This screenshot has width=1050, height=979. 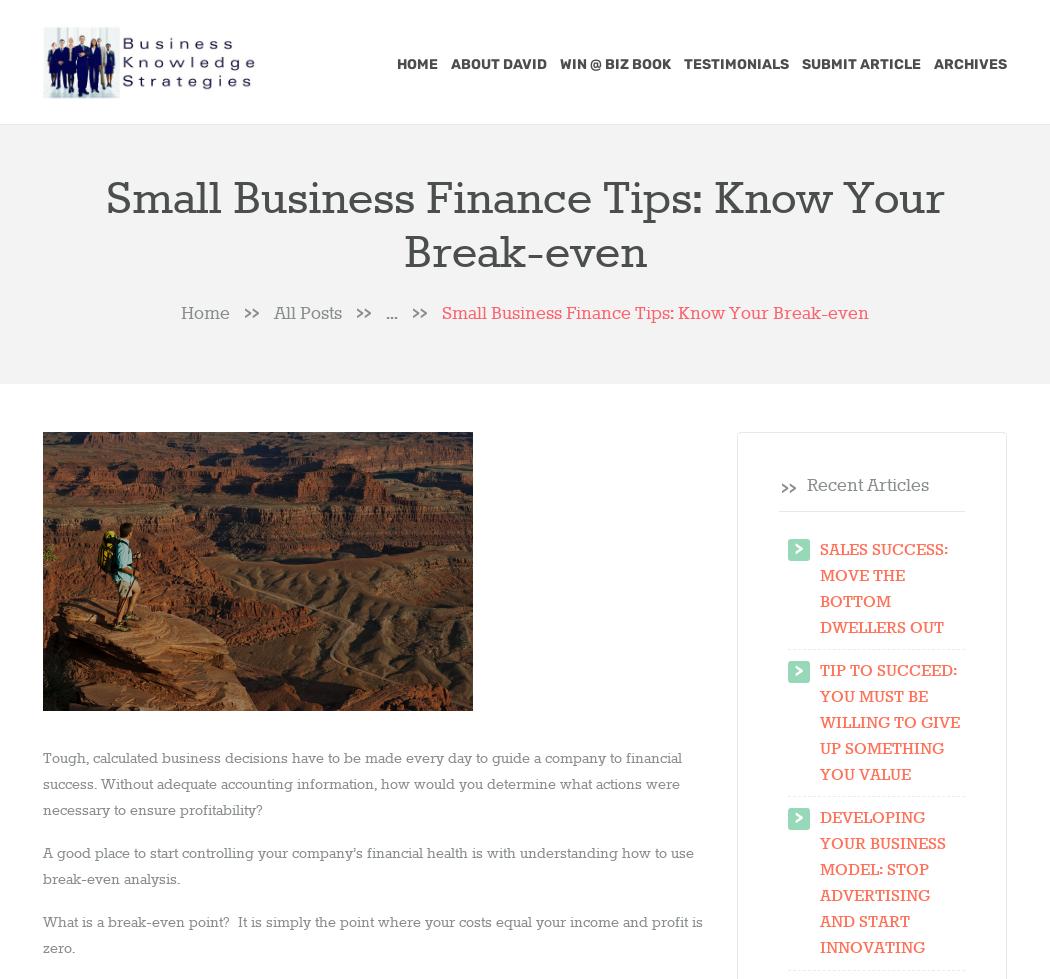 I want to click on '...', so click(x=391, y=314).